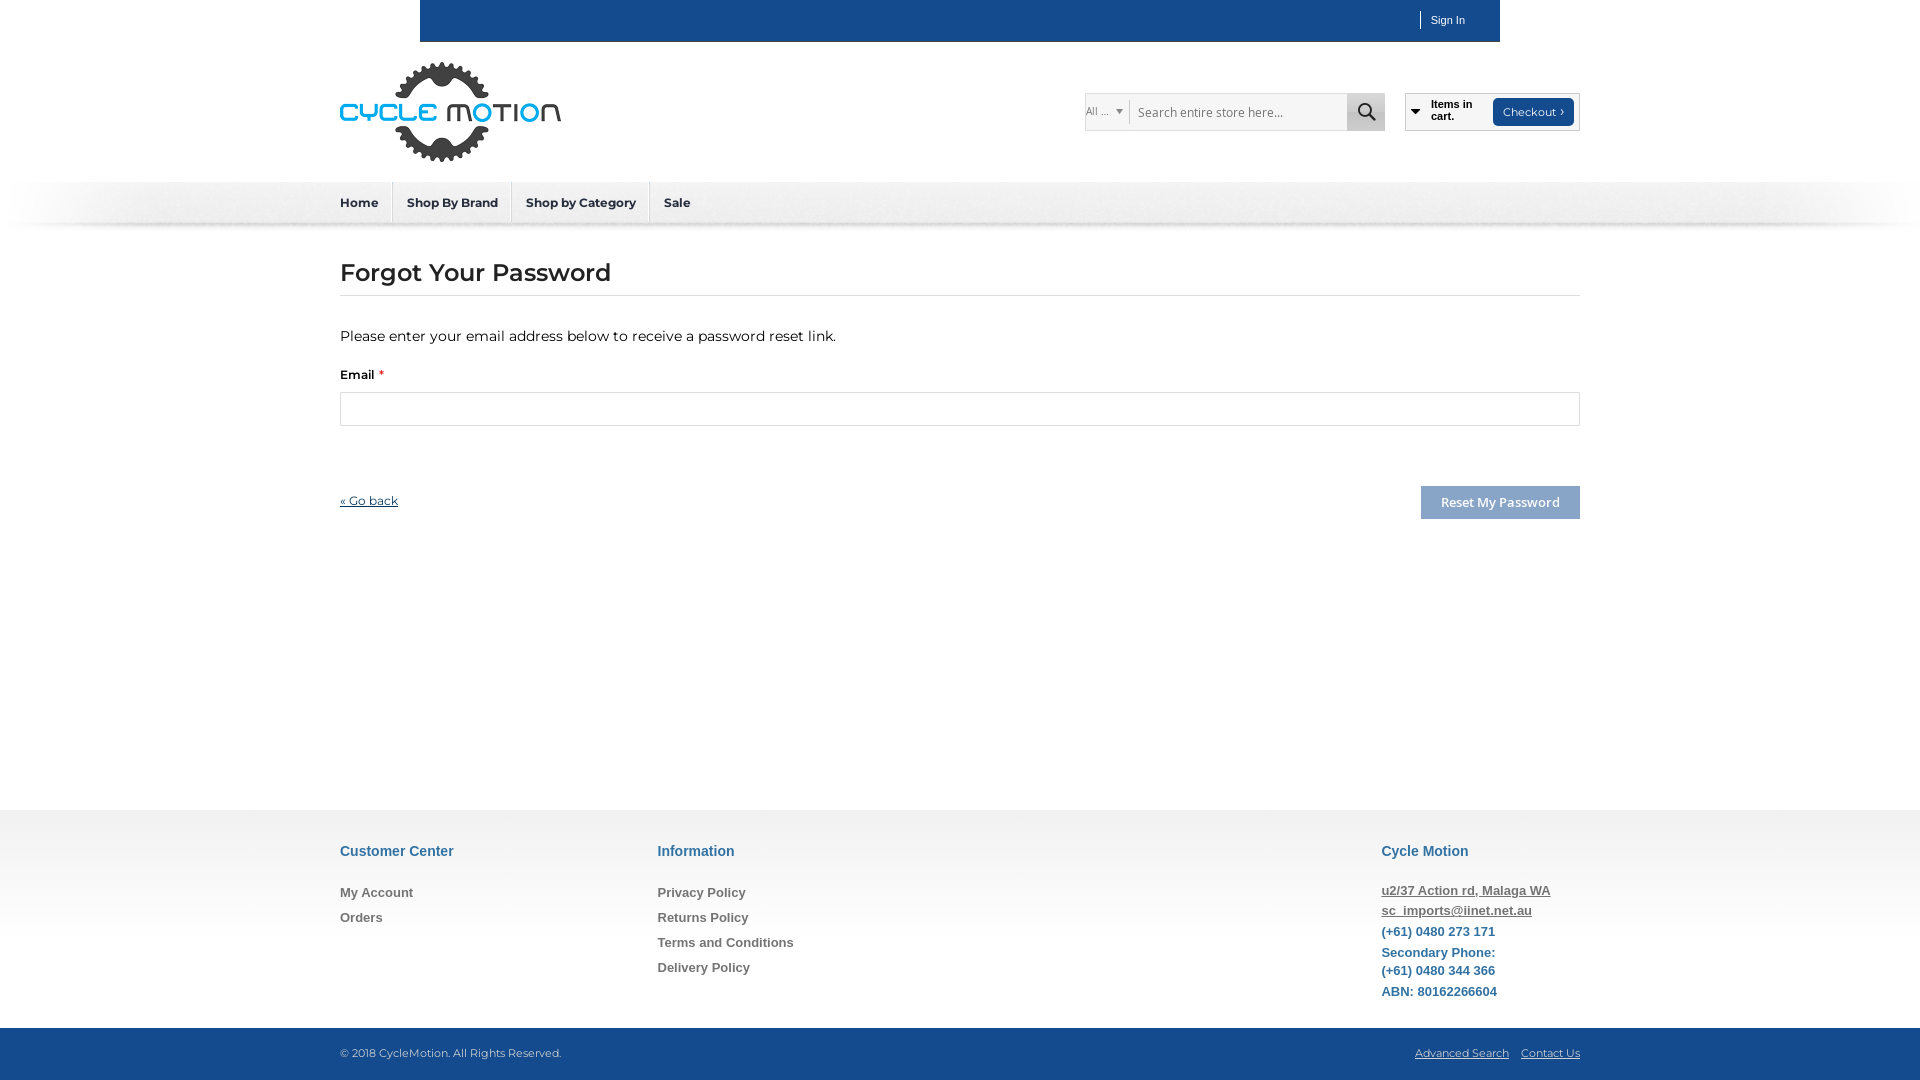 The image size is (1920, 1080). Describe the element at coordinates (1549, 1052) in the screenshot. I see `'Contact Us'` at that location.